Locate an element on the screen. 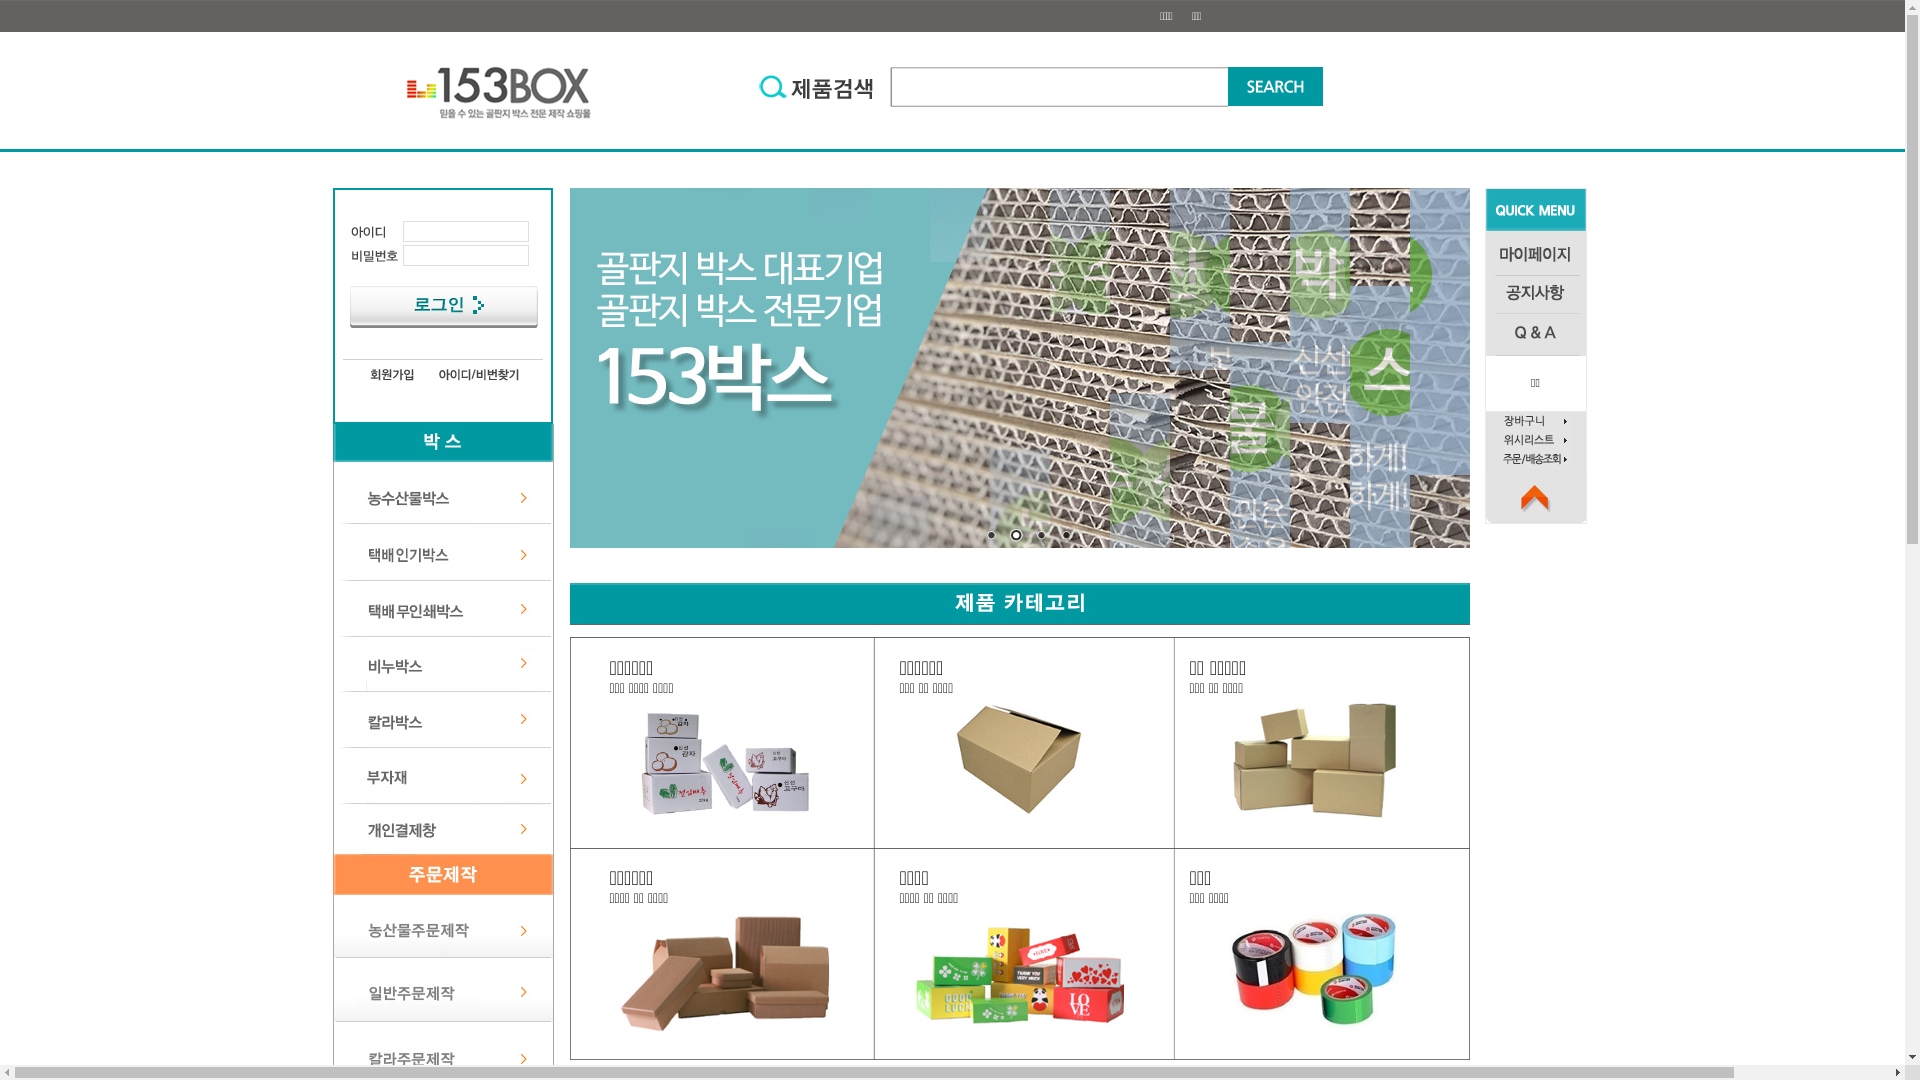 The width and height of the screenshot is (1920, 1080). '1' is located at coordinates (990, 535).